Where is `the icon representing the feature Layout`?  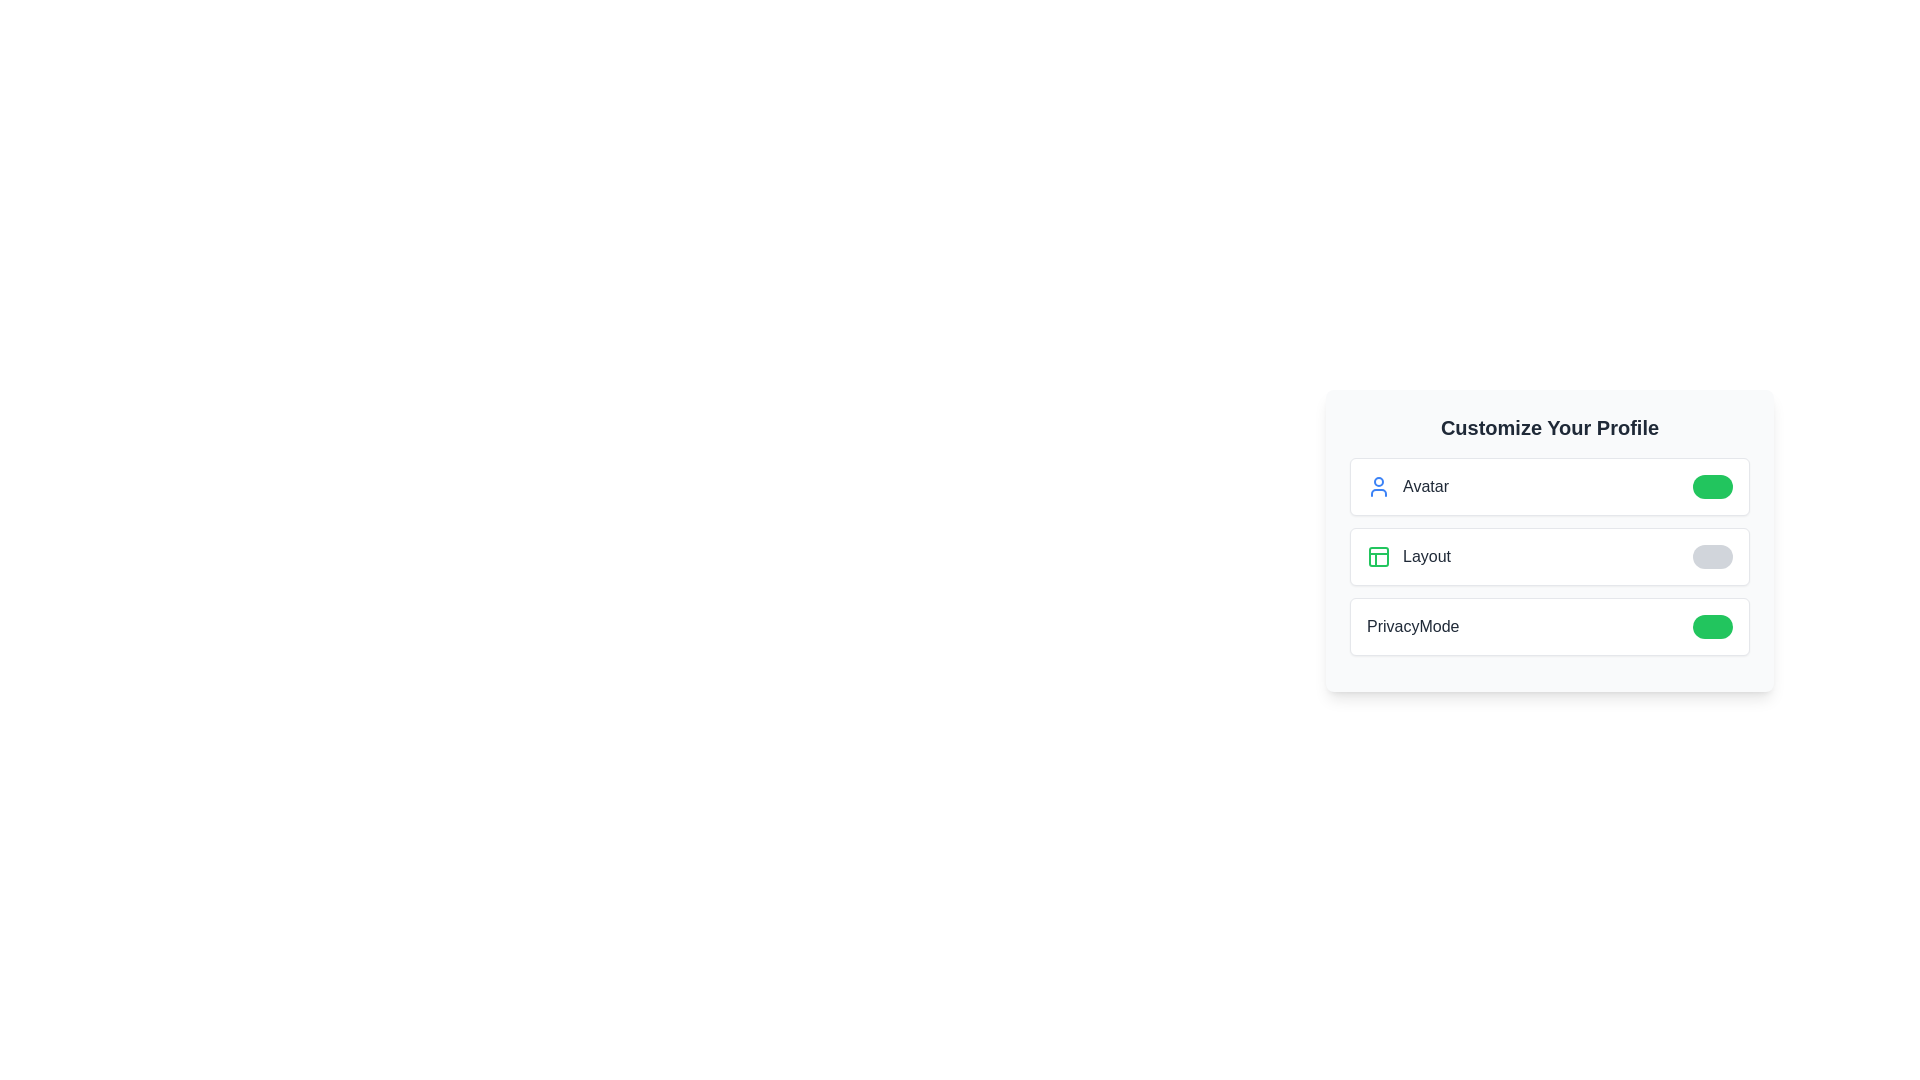 the icon representing the feature Layout is located at coordinates (1377, 556).